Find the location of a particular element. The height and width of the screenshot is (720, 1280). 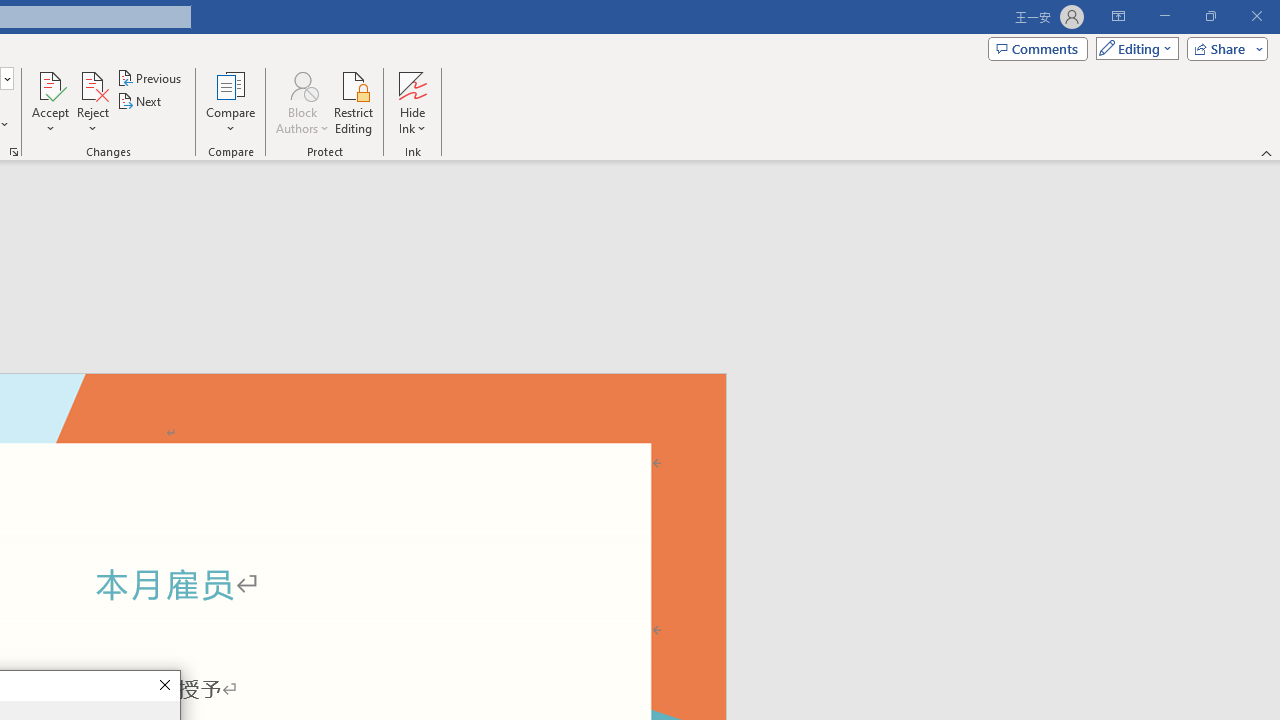

'Accept' is located at coordinates (50, 103).